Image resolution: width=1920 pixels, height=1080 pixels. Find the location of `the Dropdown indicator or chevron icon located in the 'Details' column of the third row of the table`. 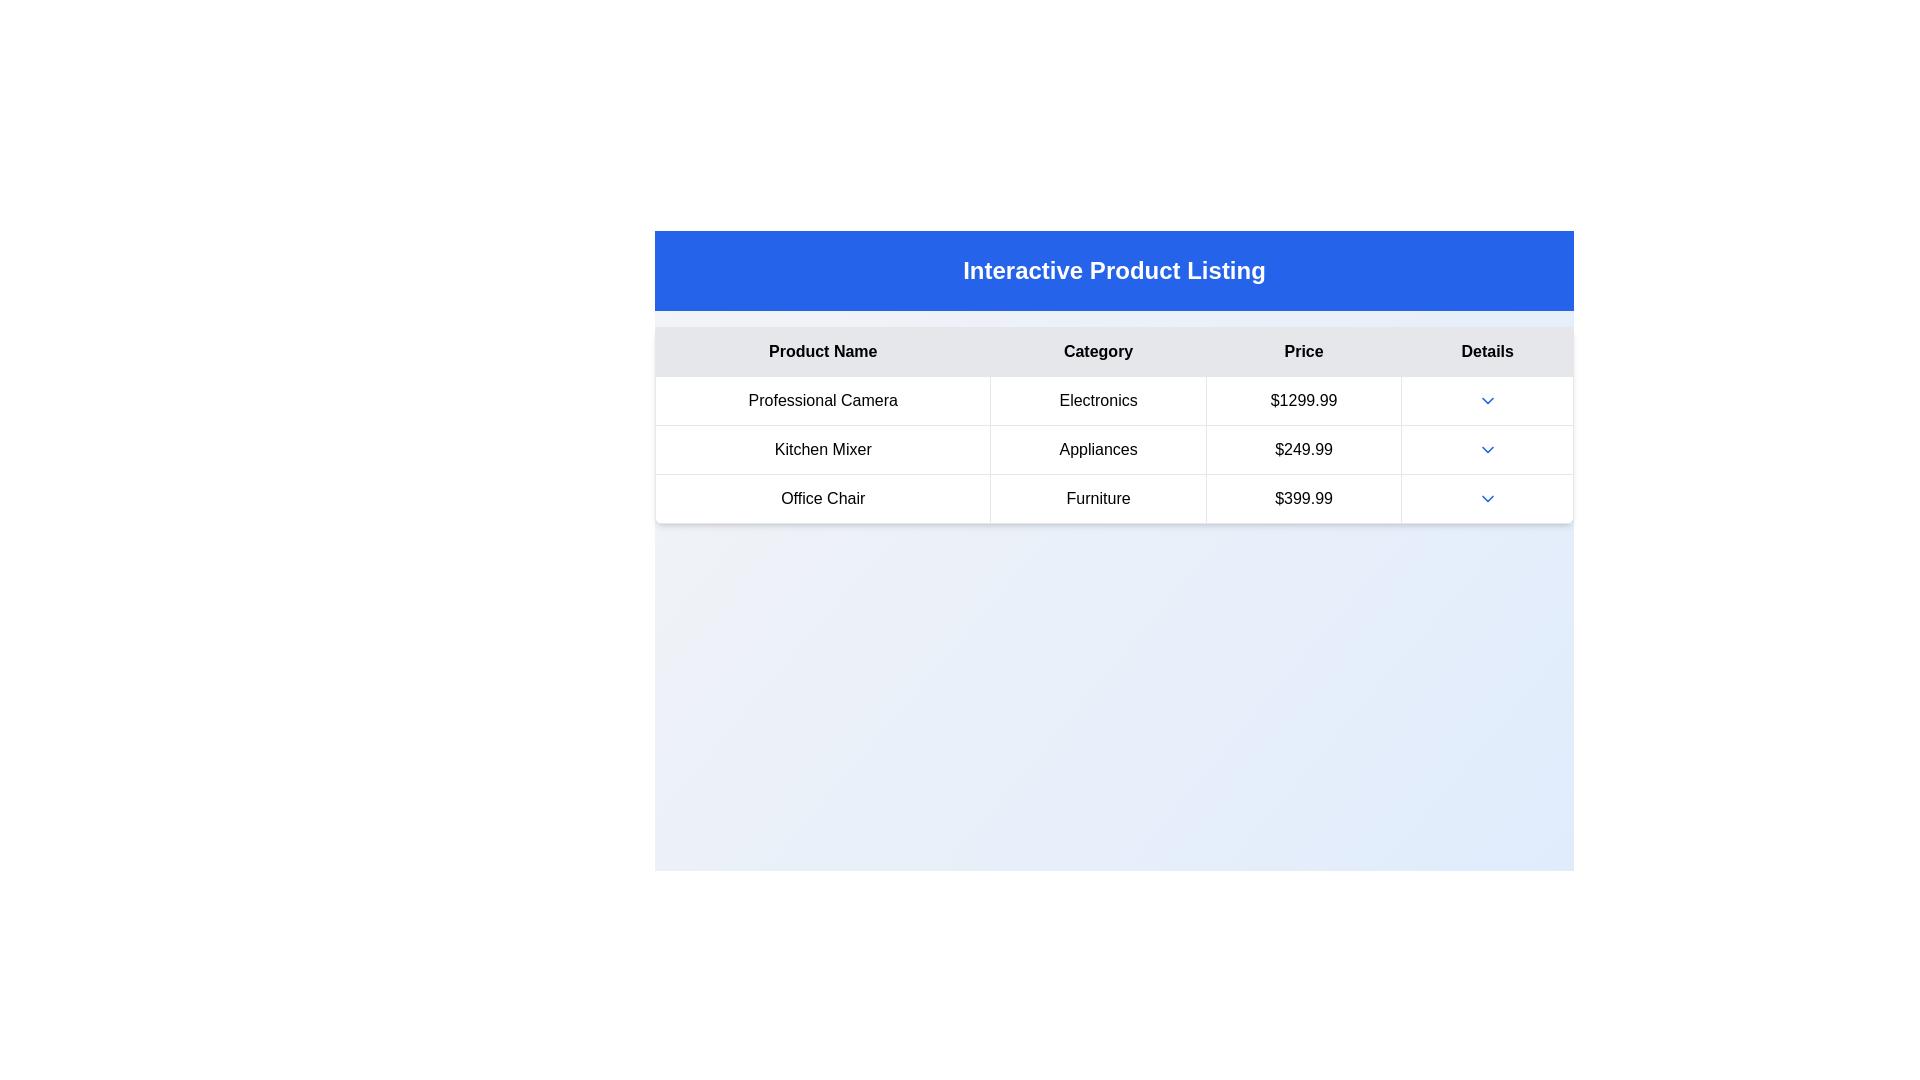

the Dropdown indicator or chevron icon located in the 'Details' column of the third row of the table is located at coordinates (1487, 497).